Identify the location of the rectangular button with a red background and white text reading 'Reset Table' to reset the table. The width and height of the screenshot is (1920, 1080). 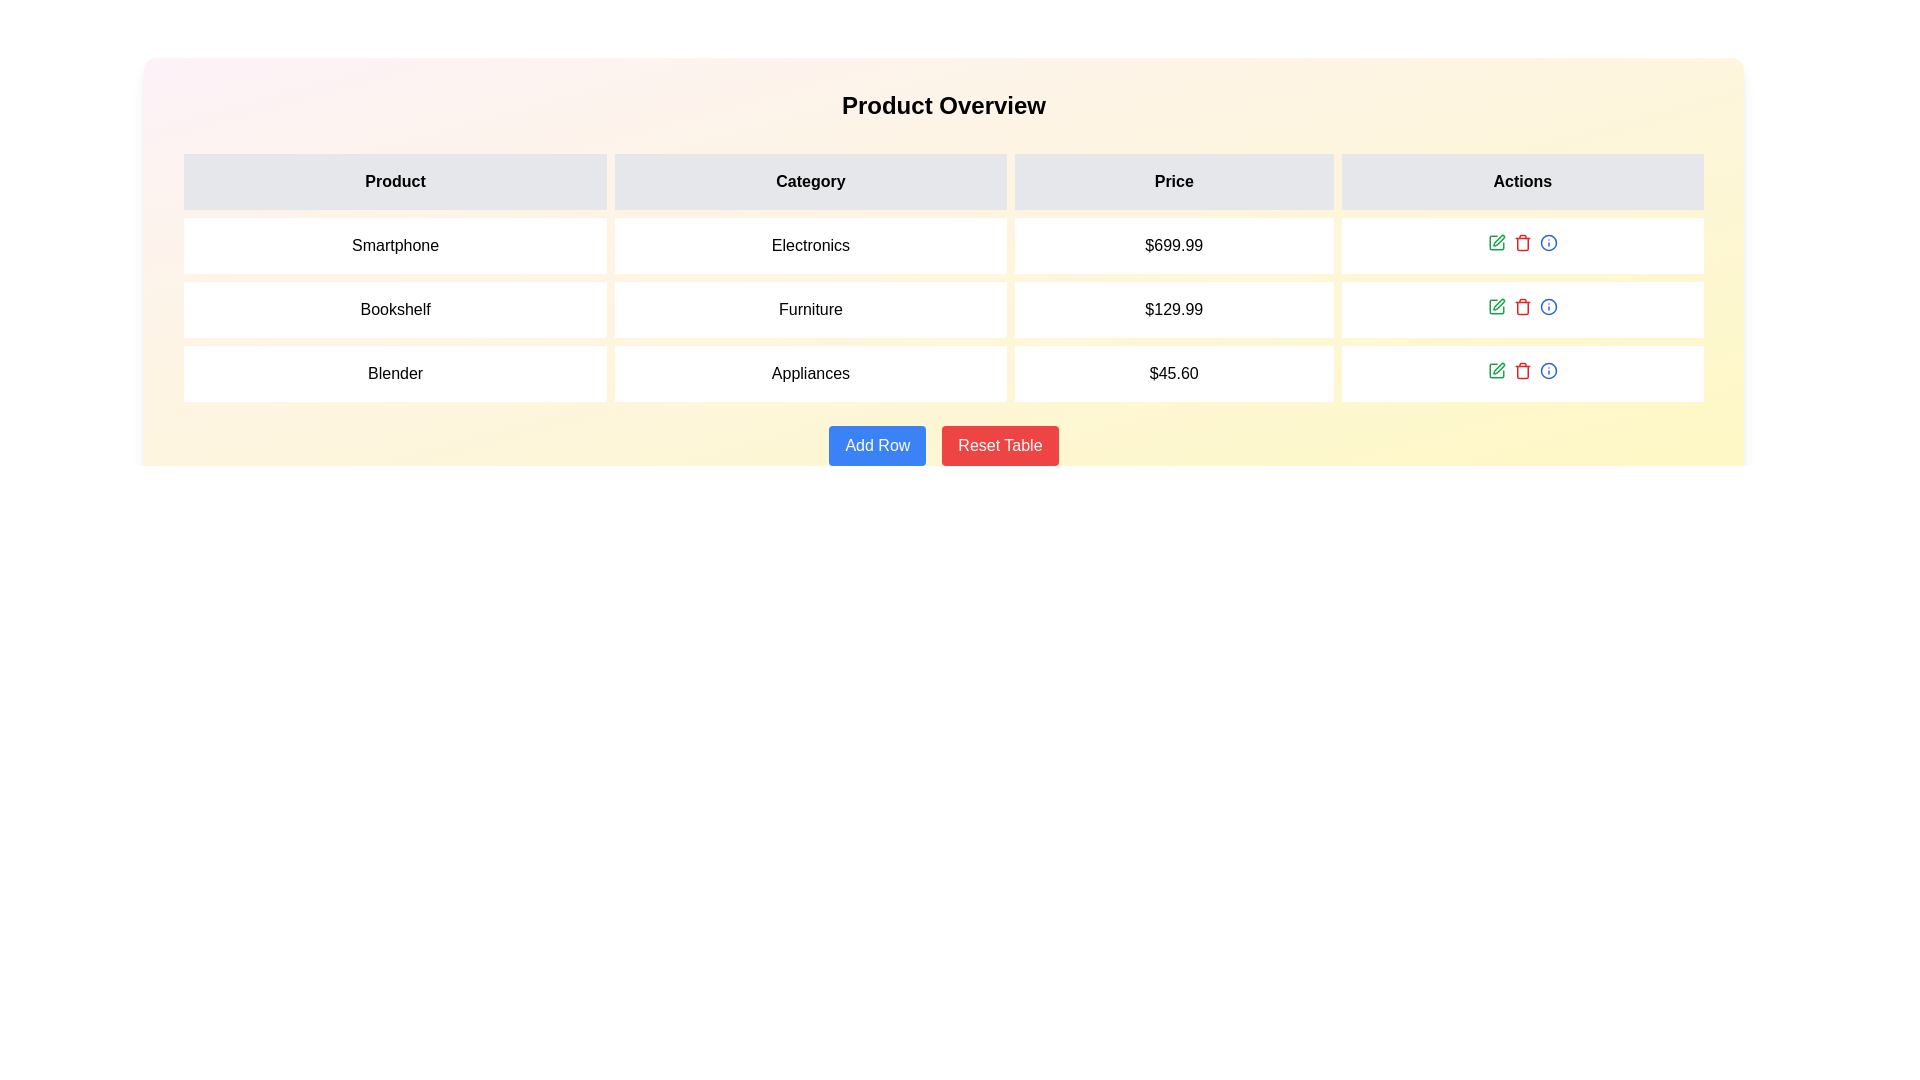
(999, 445).